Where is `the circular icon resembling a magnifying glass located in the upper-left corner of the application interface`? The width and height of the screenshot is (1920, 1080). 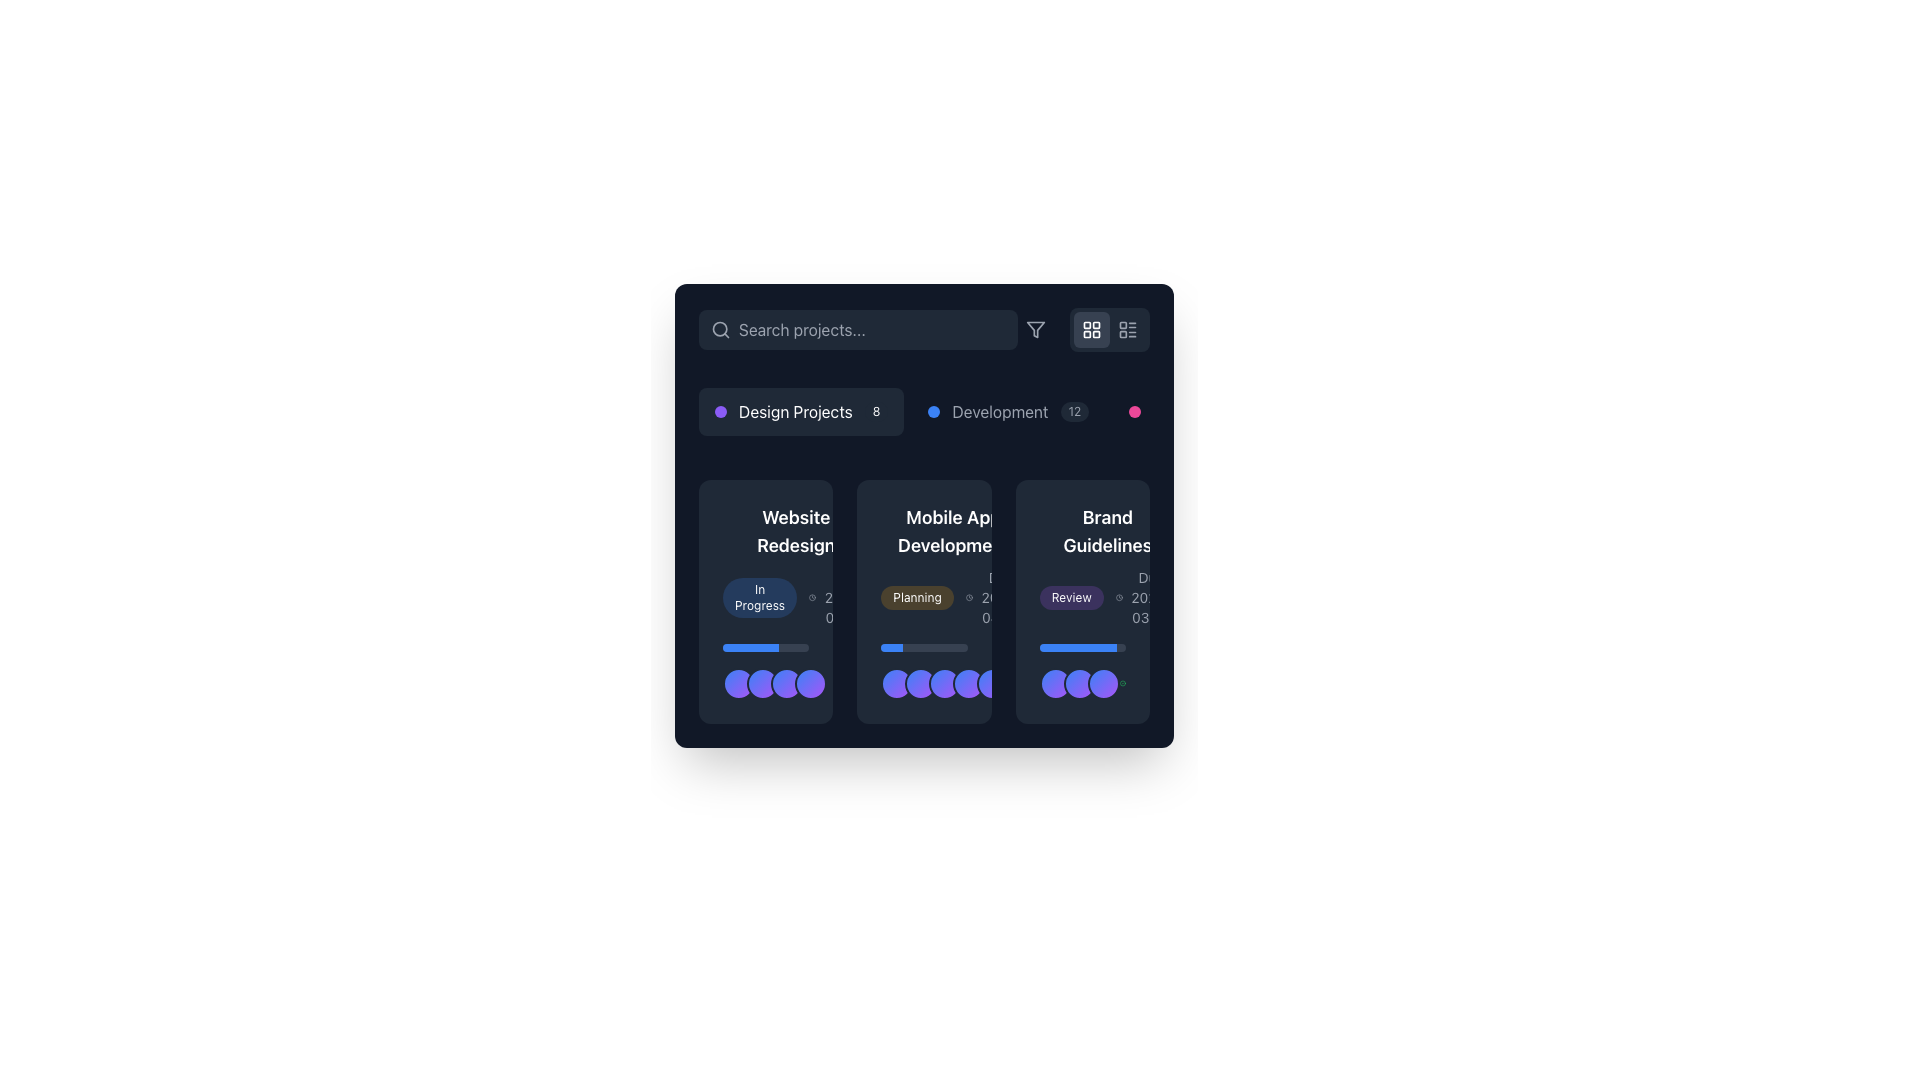
the circular icon resembling a magnifying glass located in the upper-left corner of the application interface is located at coordinates (720, 328).